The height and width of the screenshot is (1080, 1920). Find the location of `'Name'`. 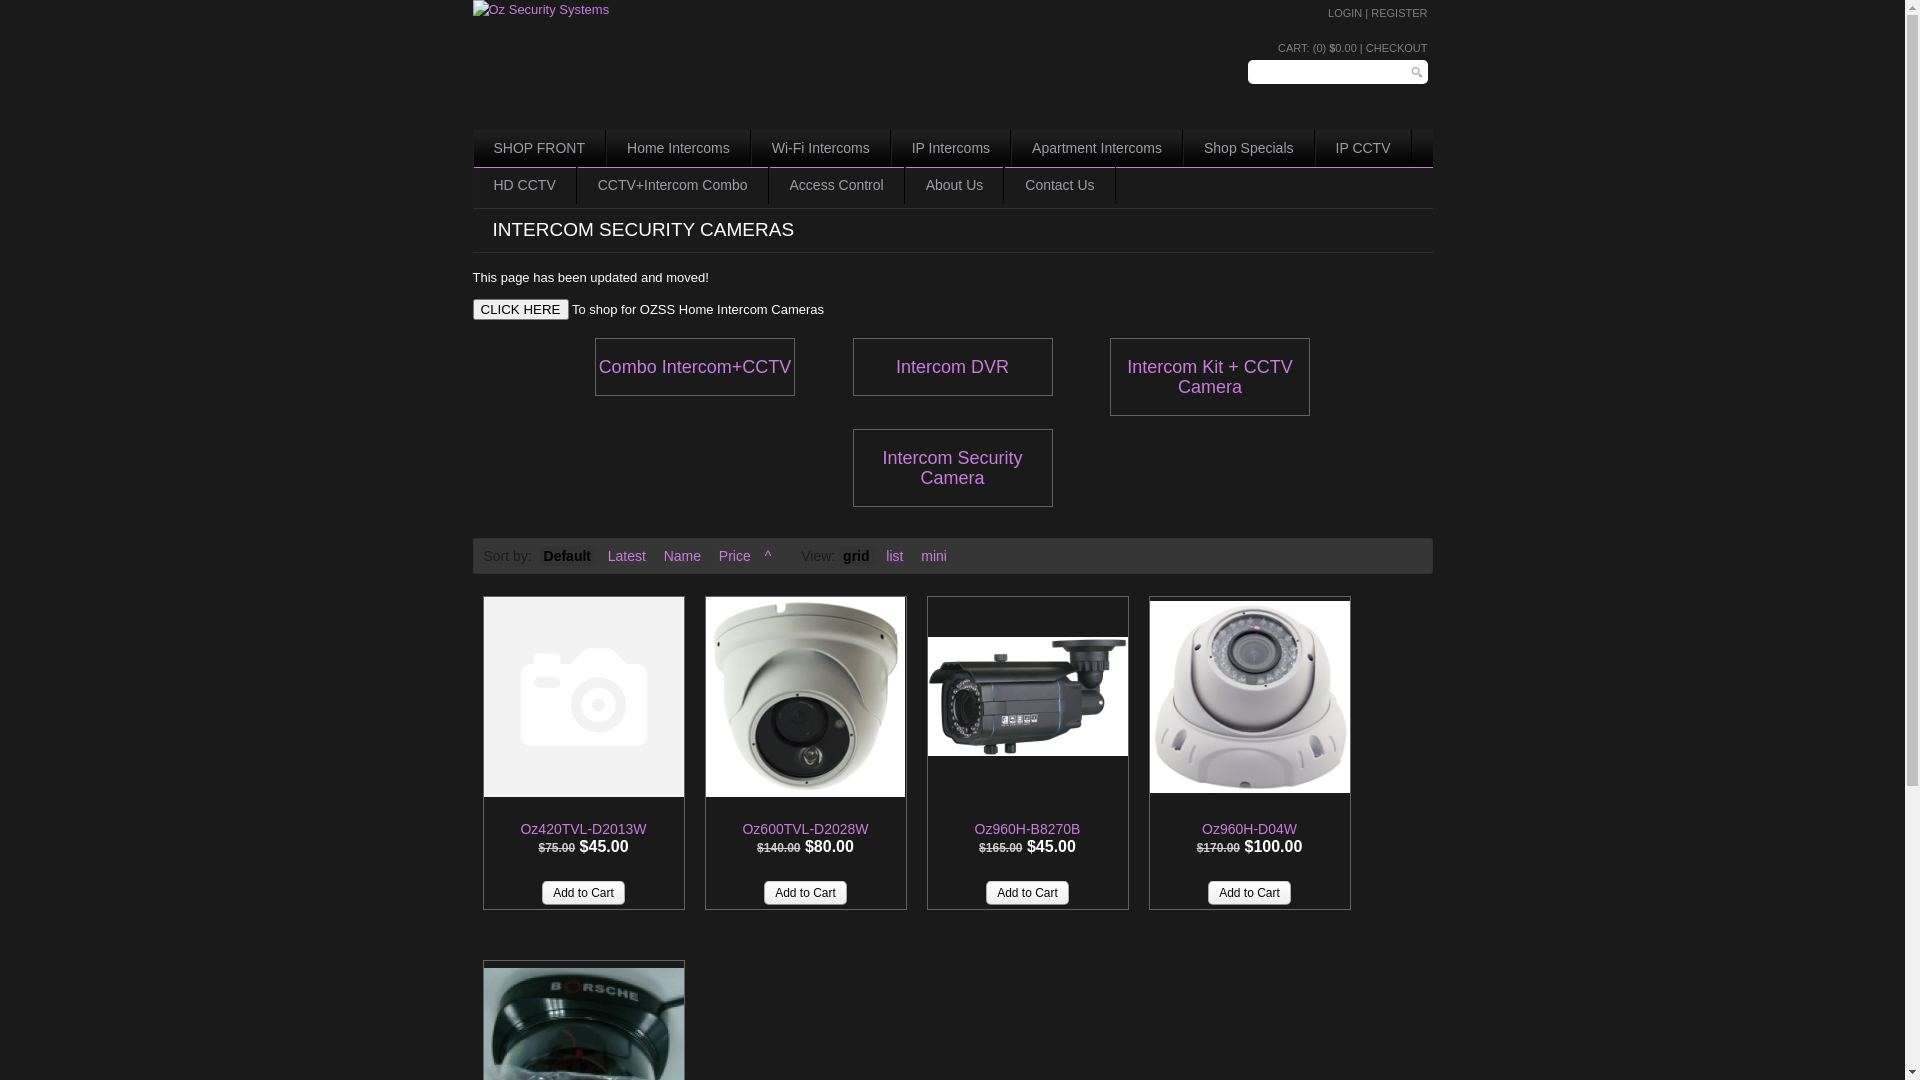

'Name' is located at coordinates (682, 555).